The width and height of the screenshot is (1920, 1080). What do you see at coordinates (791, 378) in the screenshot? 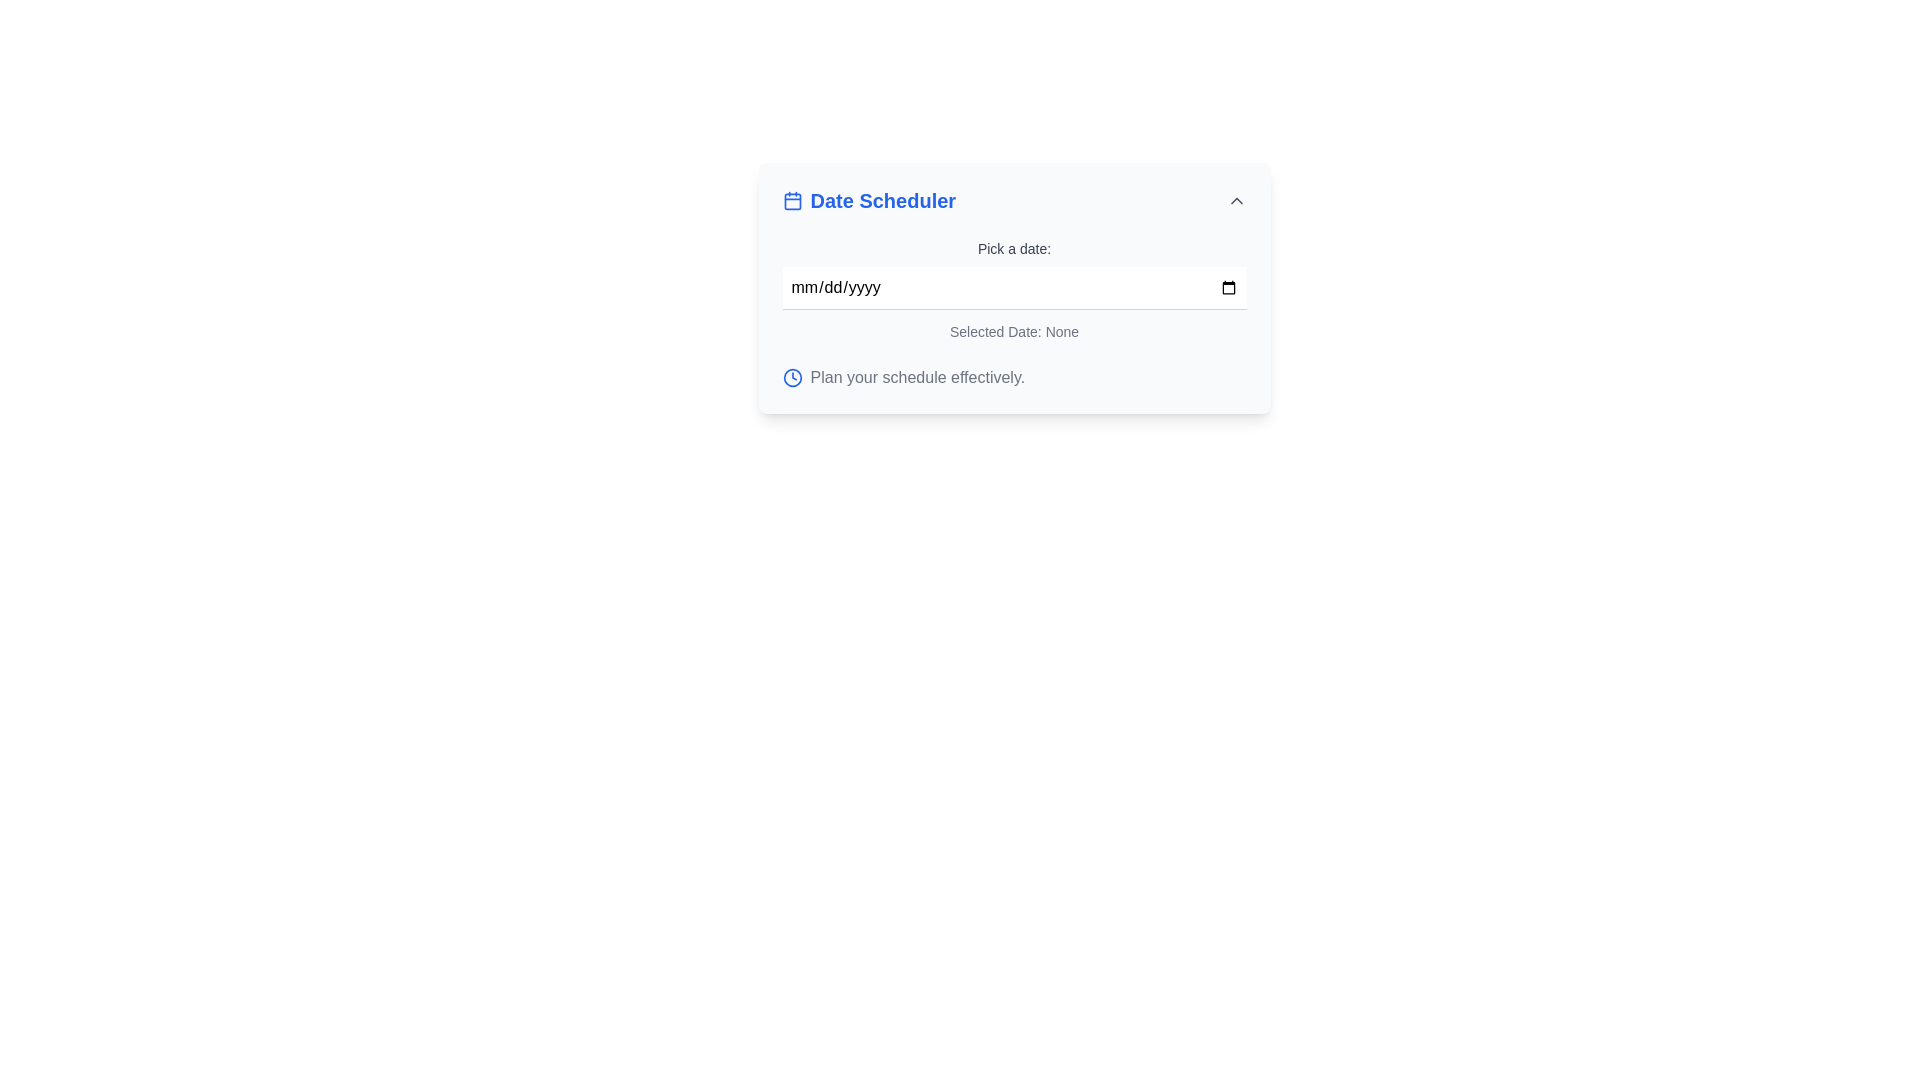
I see `the circular clock icon with a blue border located at the bottom left of the 'Date Scheduler' panel` at bounding box center [791, 378].